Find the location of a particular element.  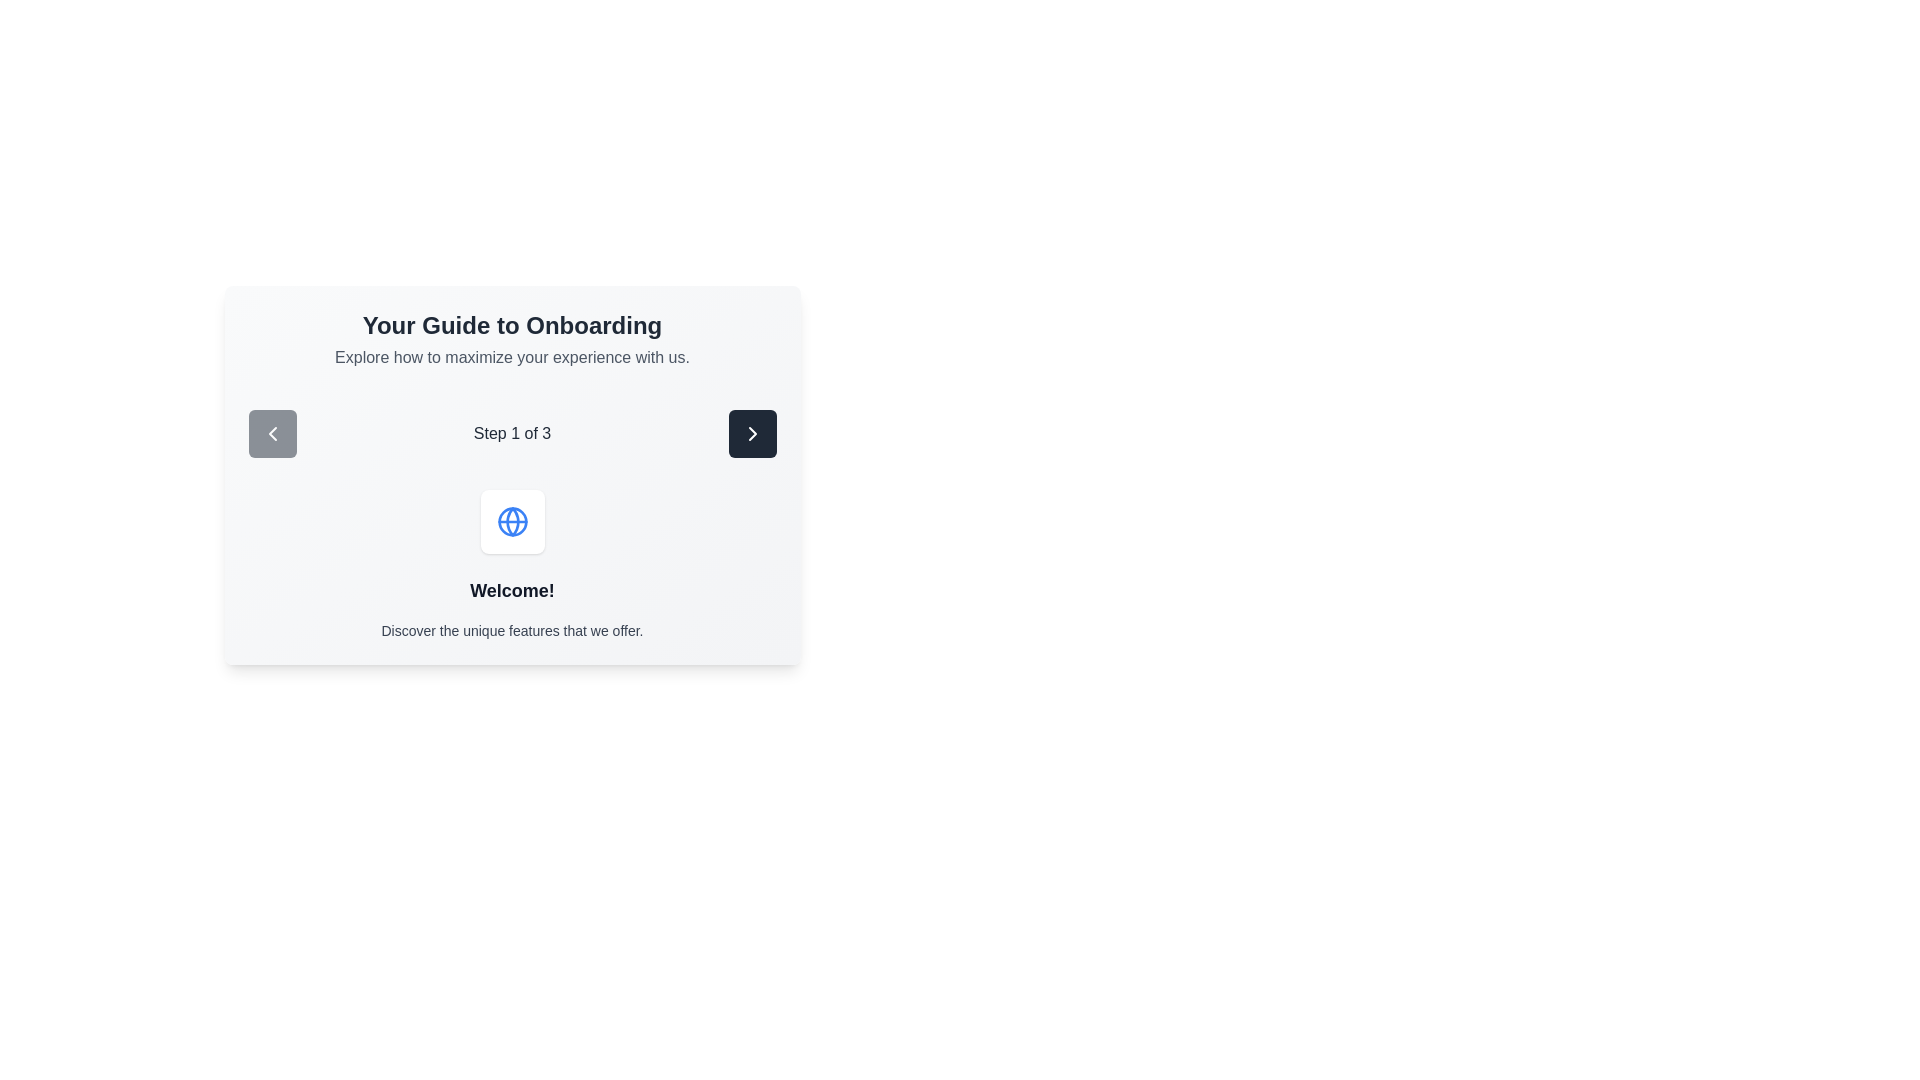

the text block that reads 'Your Guide to Onboarding' and 'Explore how to maximize your experience with us.' is located at coordinates (512, 338).